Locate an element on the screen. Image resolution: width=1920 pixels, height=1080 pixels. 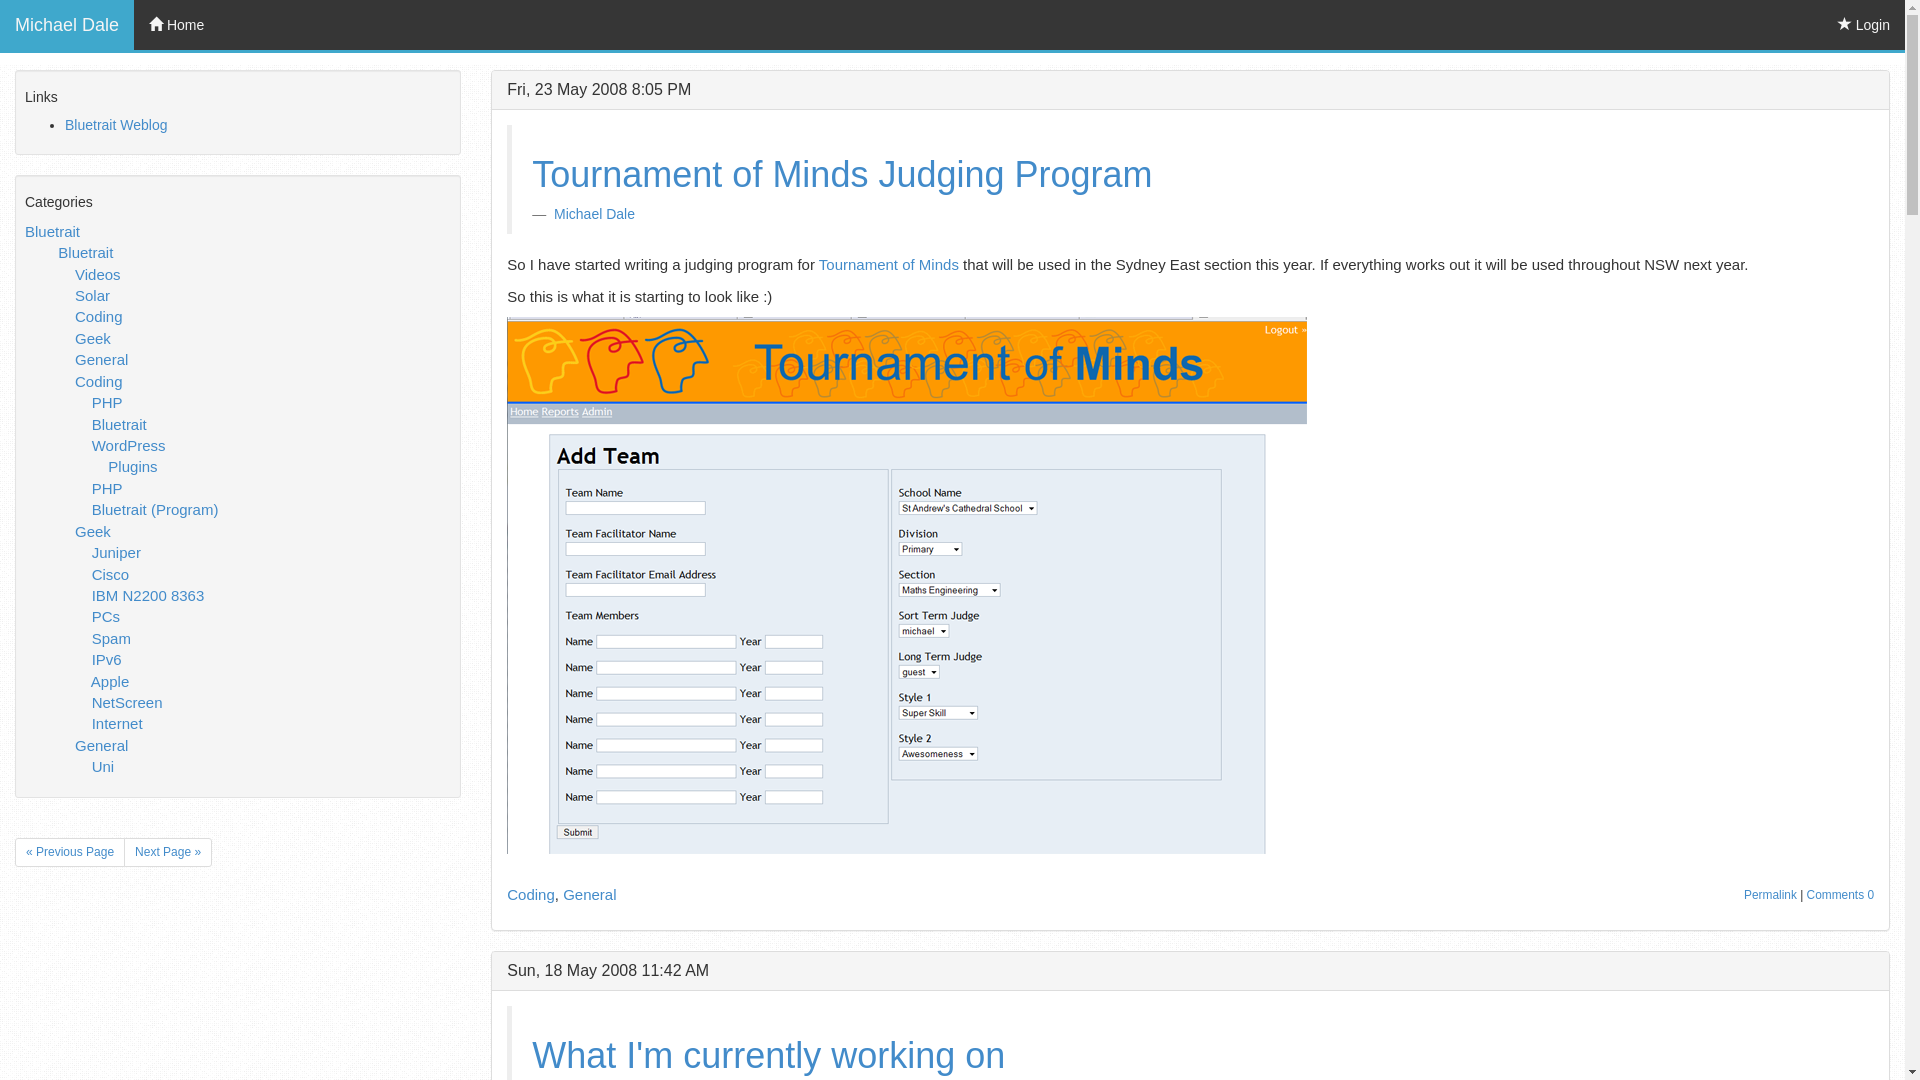
'Permalink' is located at coordinates (1770, 893).